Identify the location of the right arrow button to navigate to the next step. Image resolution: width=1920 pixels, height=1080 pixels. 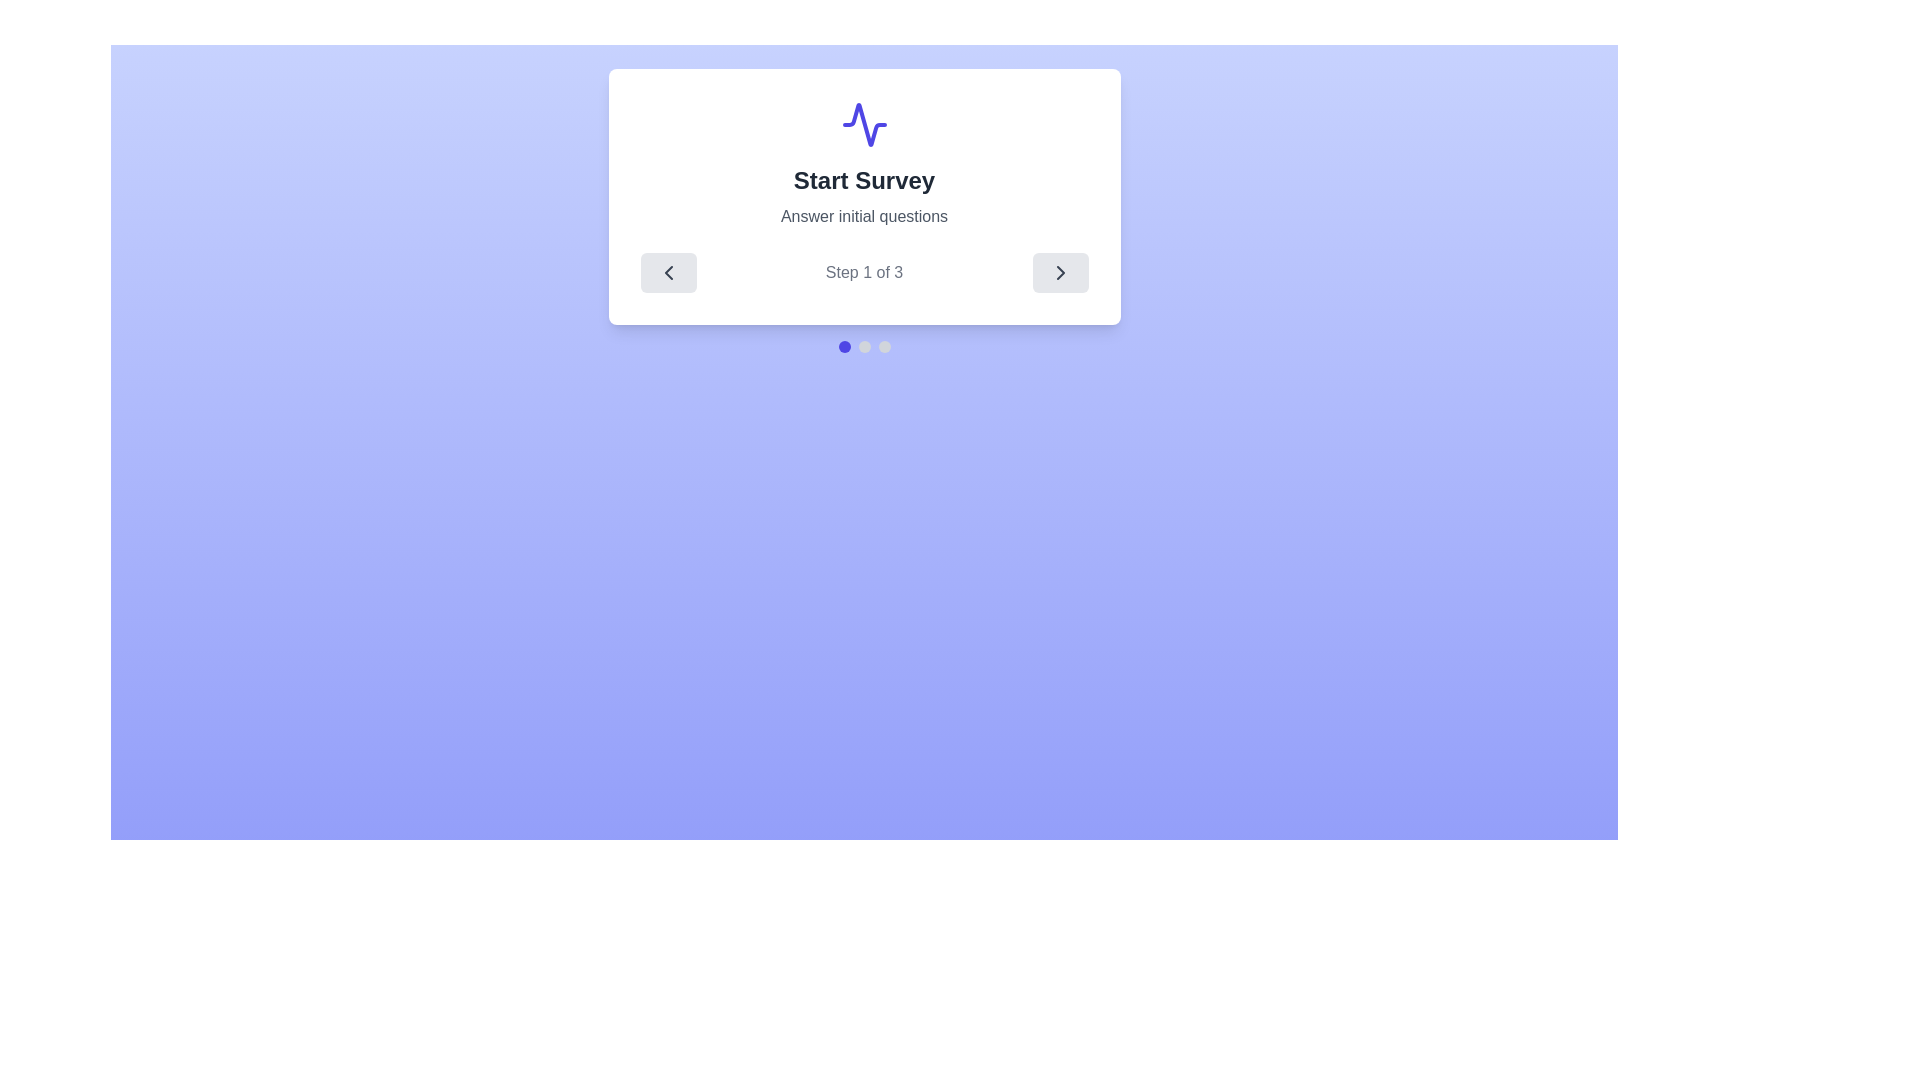
(1059, 273).